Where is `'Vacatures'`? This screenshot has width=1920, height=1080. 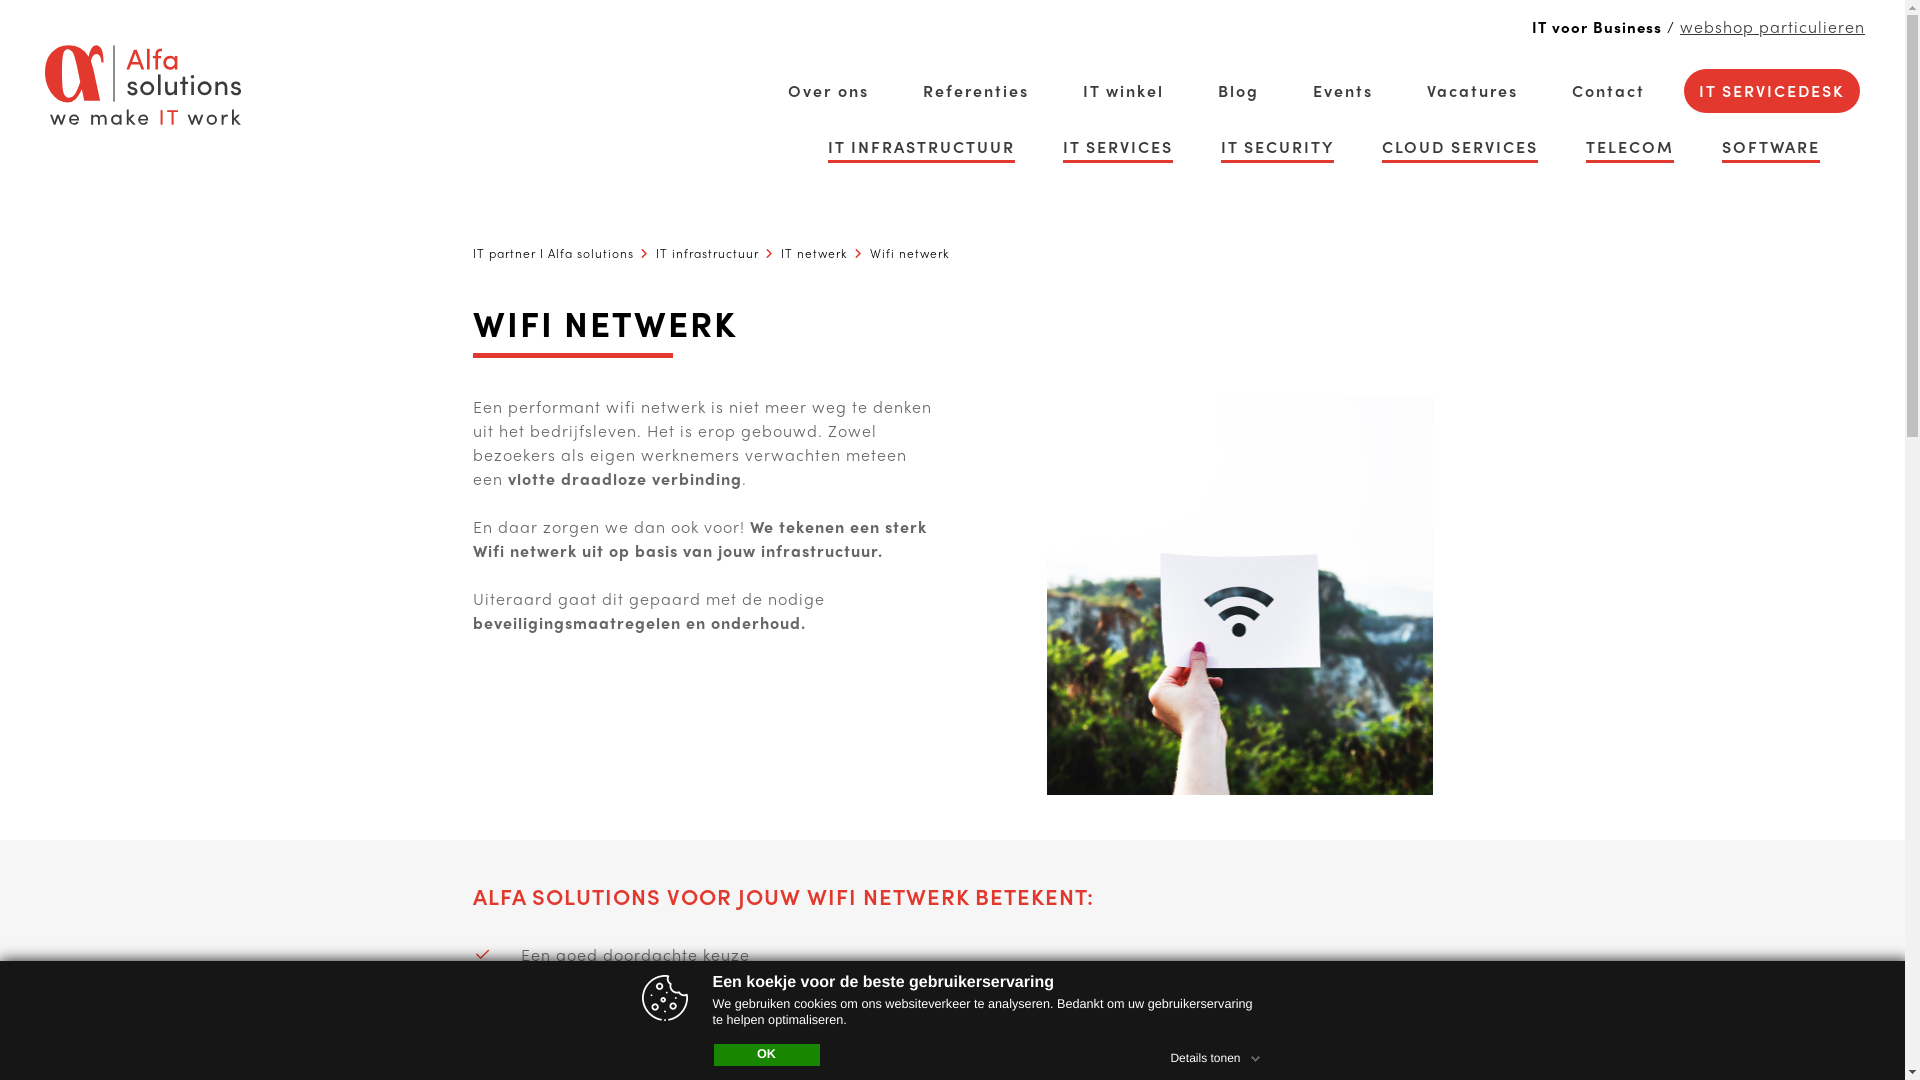
'Vacatures' is located at coordinates (1472, 91).